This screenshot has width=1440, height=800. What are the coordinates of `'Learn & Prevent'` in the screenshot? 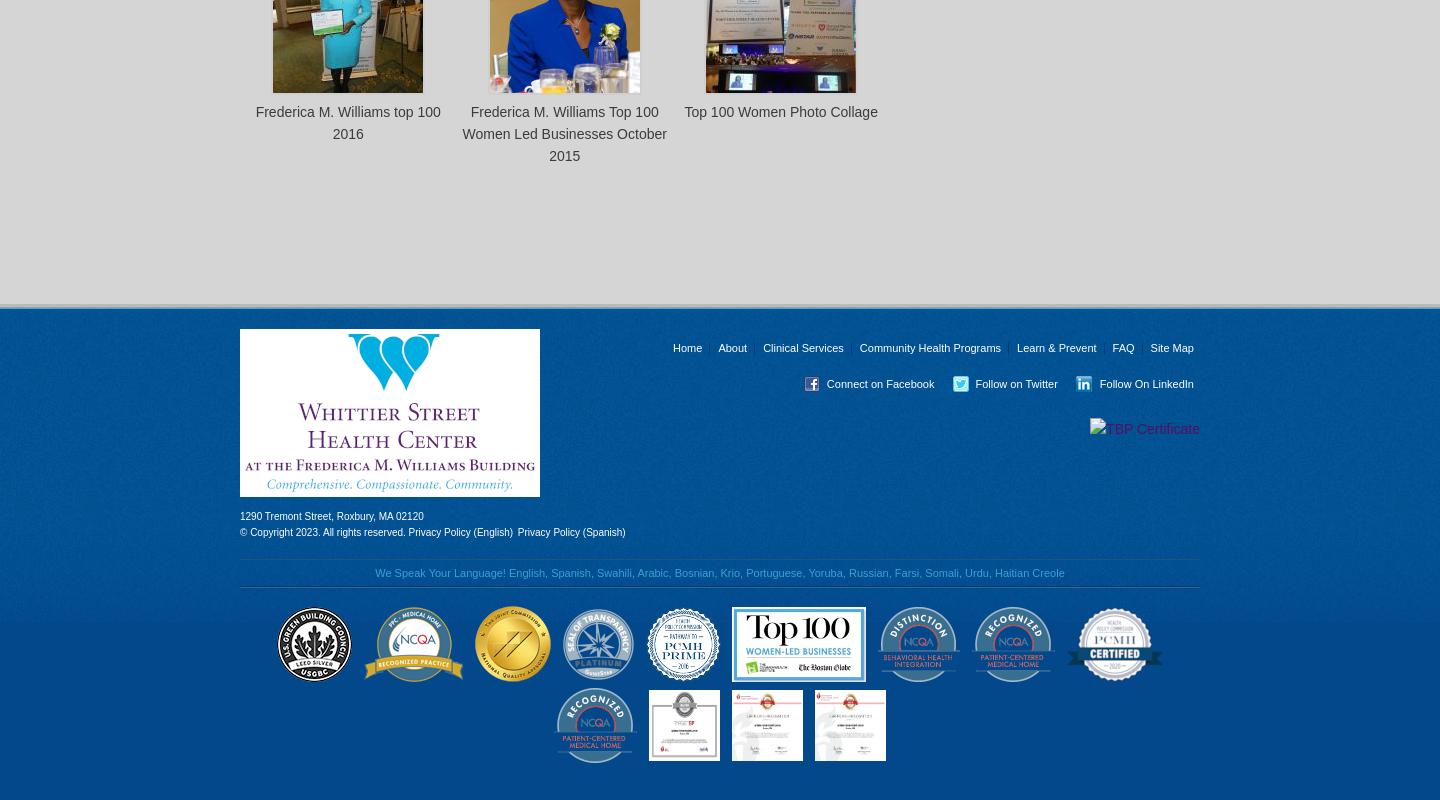 It's located at (1016, 348).